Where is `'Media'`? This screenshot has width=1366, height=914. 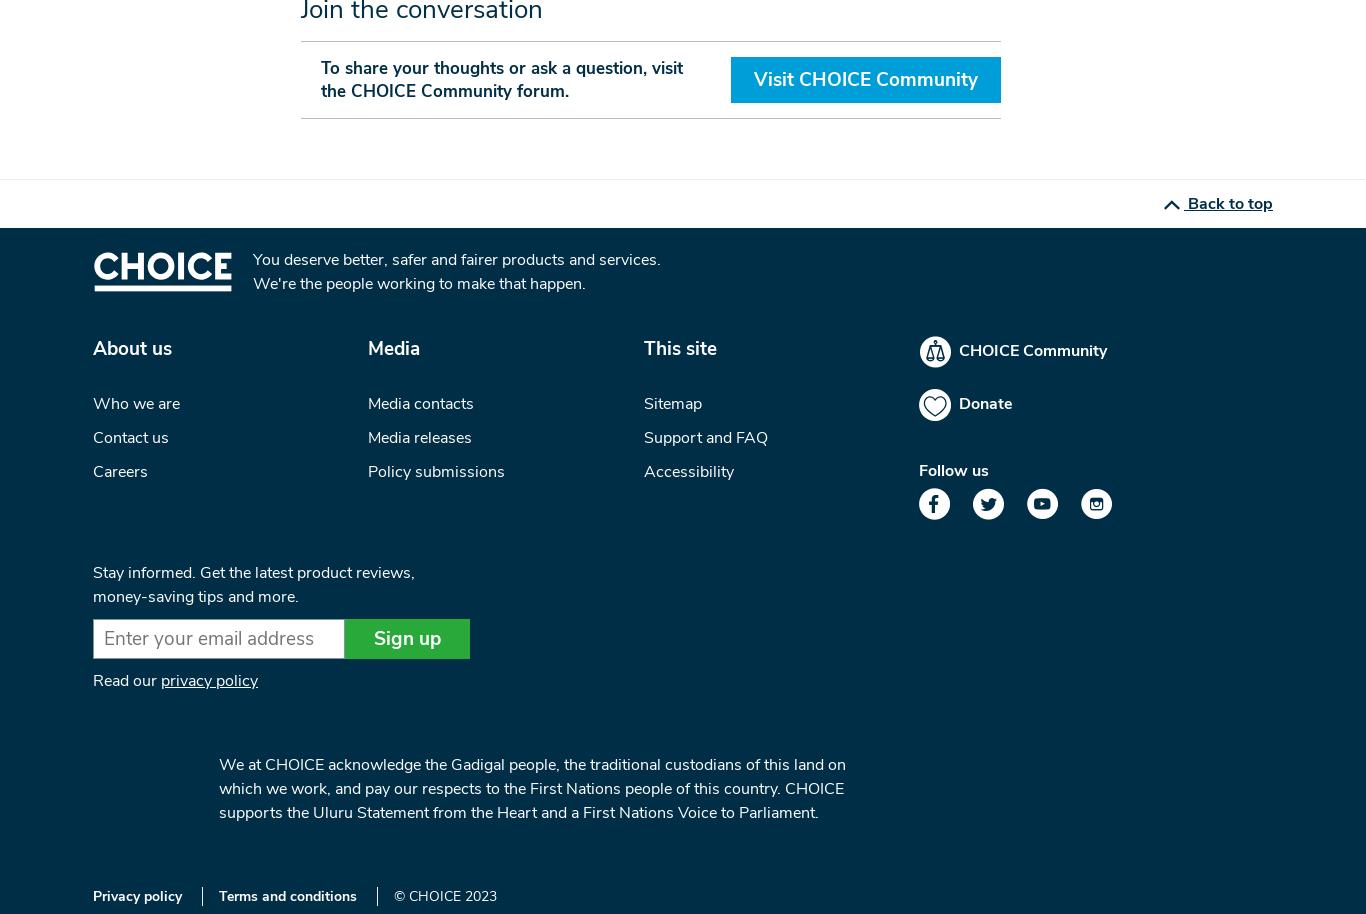
'Media' is located at coordinates (367, 347).